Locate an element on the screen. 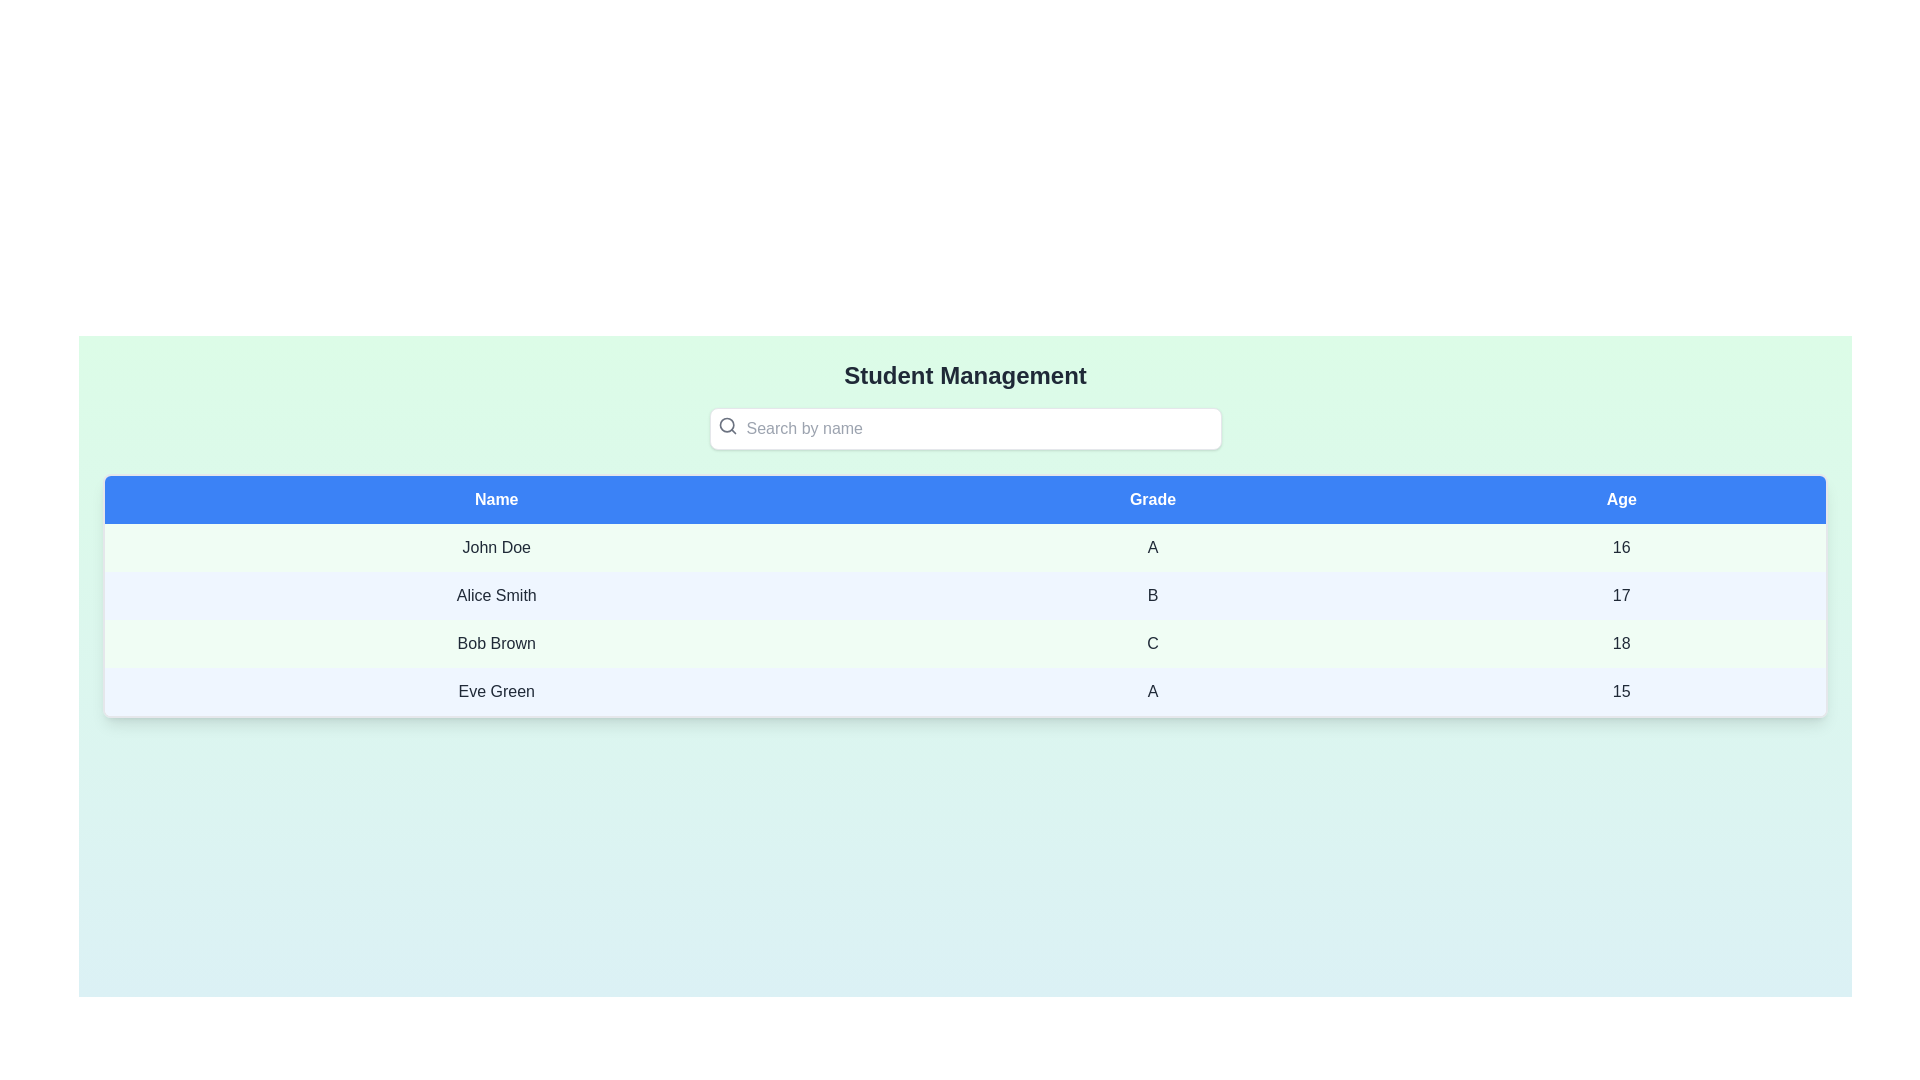 The image size is (1920, 1080). the data associated with the 'Name' column by clicking on the header cell located at the leftmost side of the header row in the data table is located at coordinates (496, 499).